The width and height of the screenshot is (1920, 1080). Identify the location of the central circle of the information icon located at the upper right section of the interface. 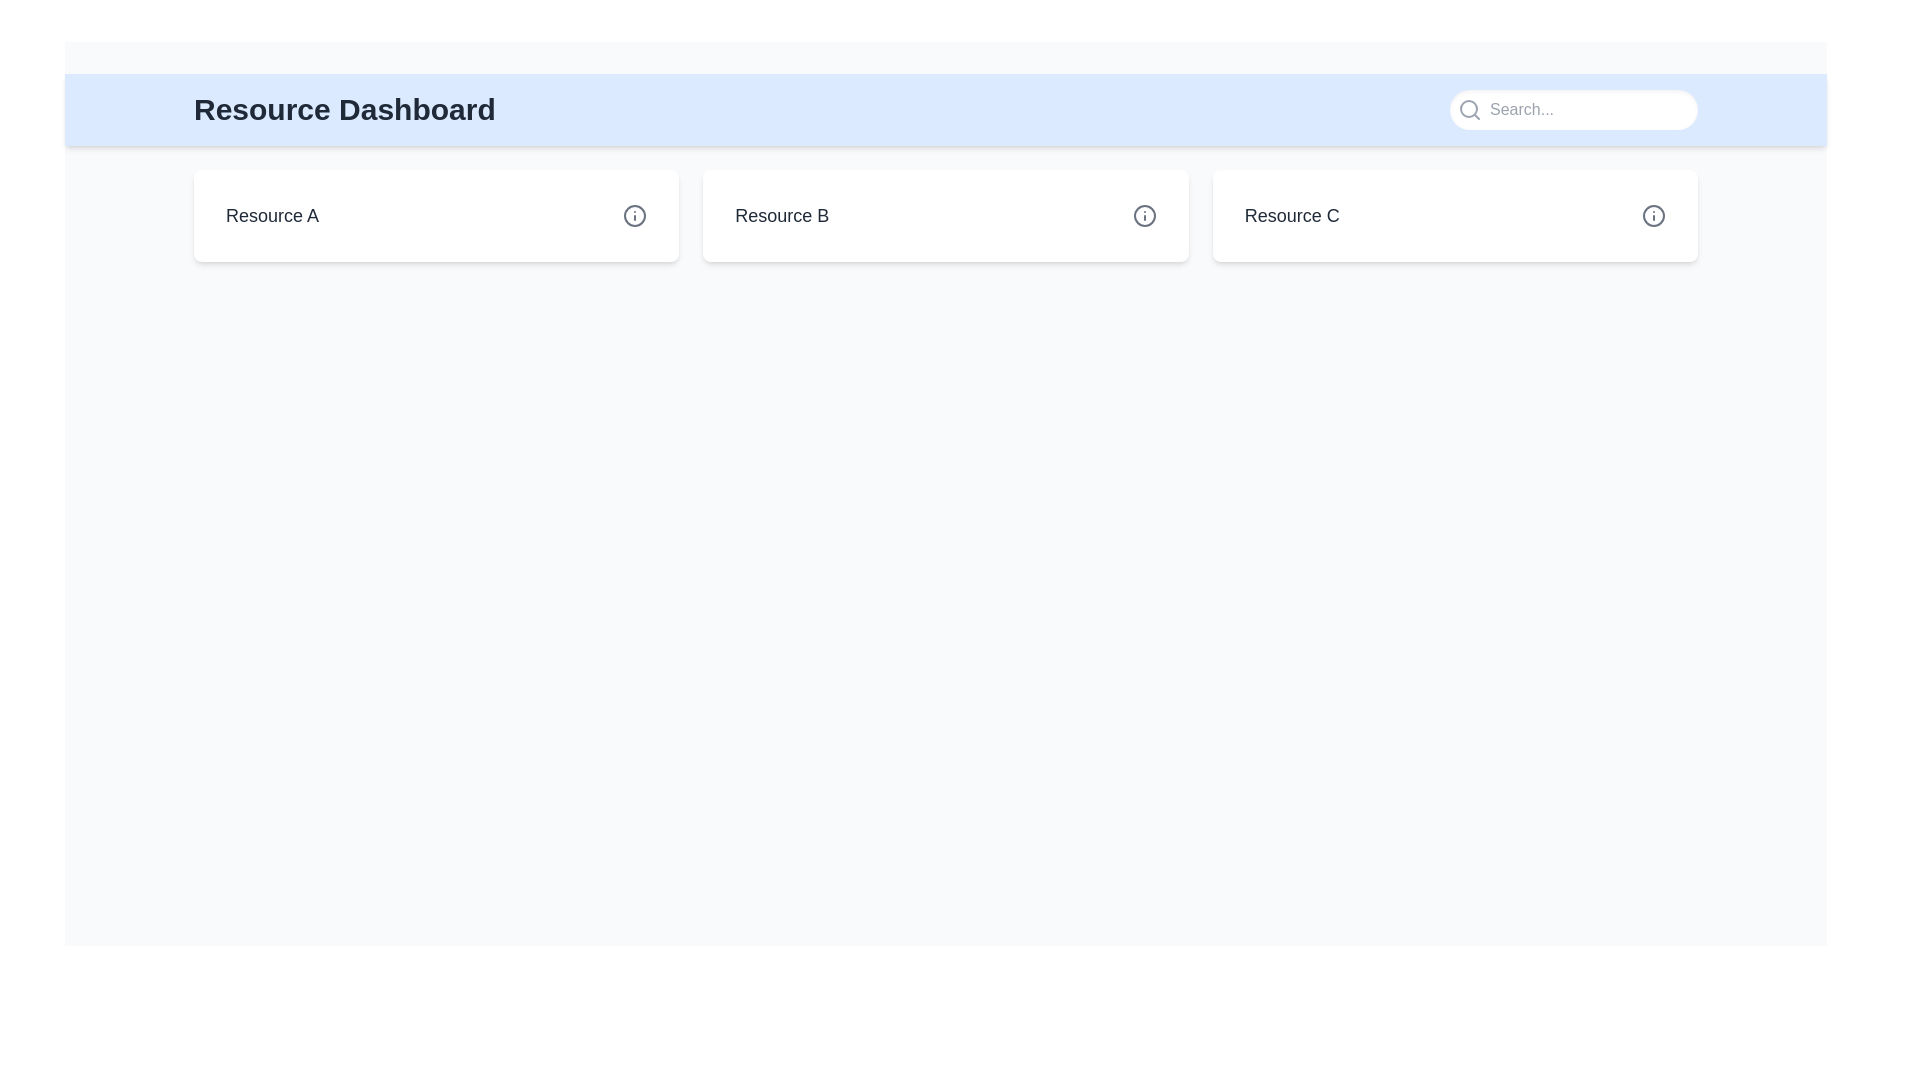
(1654, 216).